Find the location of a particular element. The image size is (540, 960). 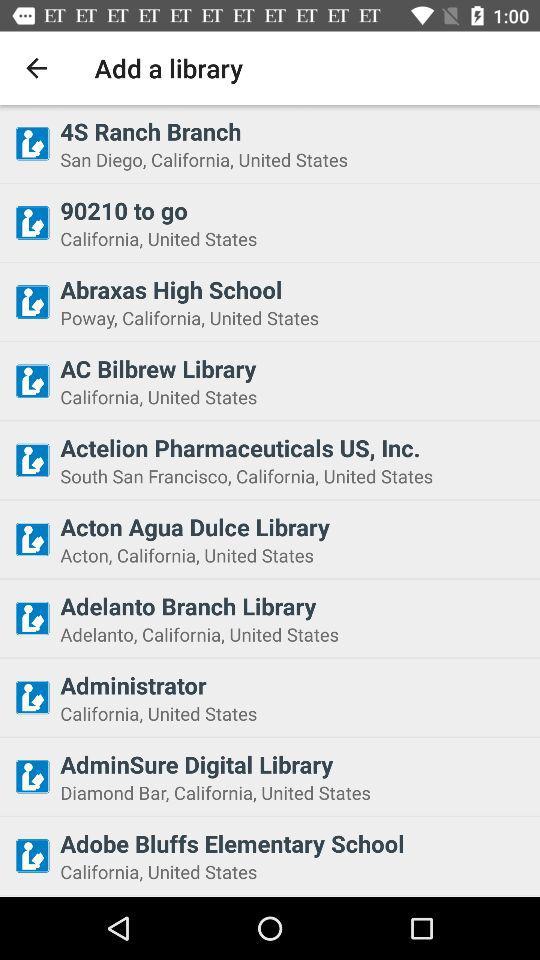

the item below acton california united is located at coordinates (293, 605).